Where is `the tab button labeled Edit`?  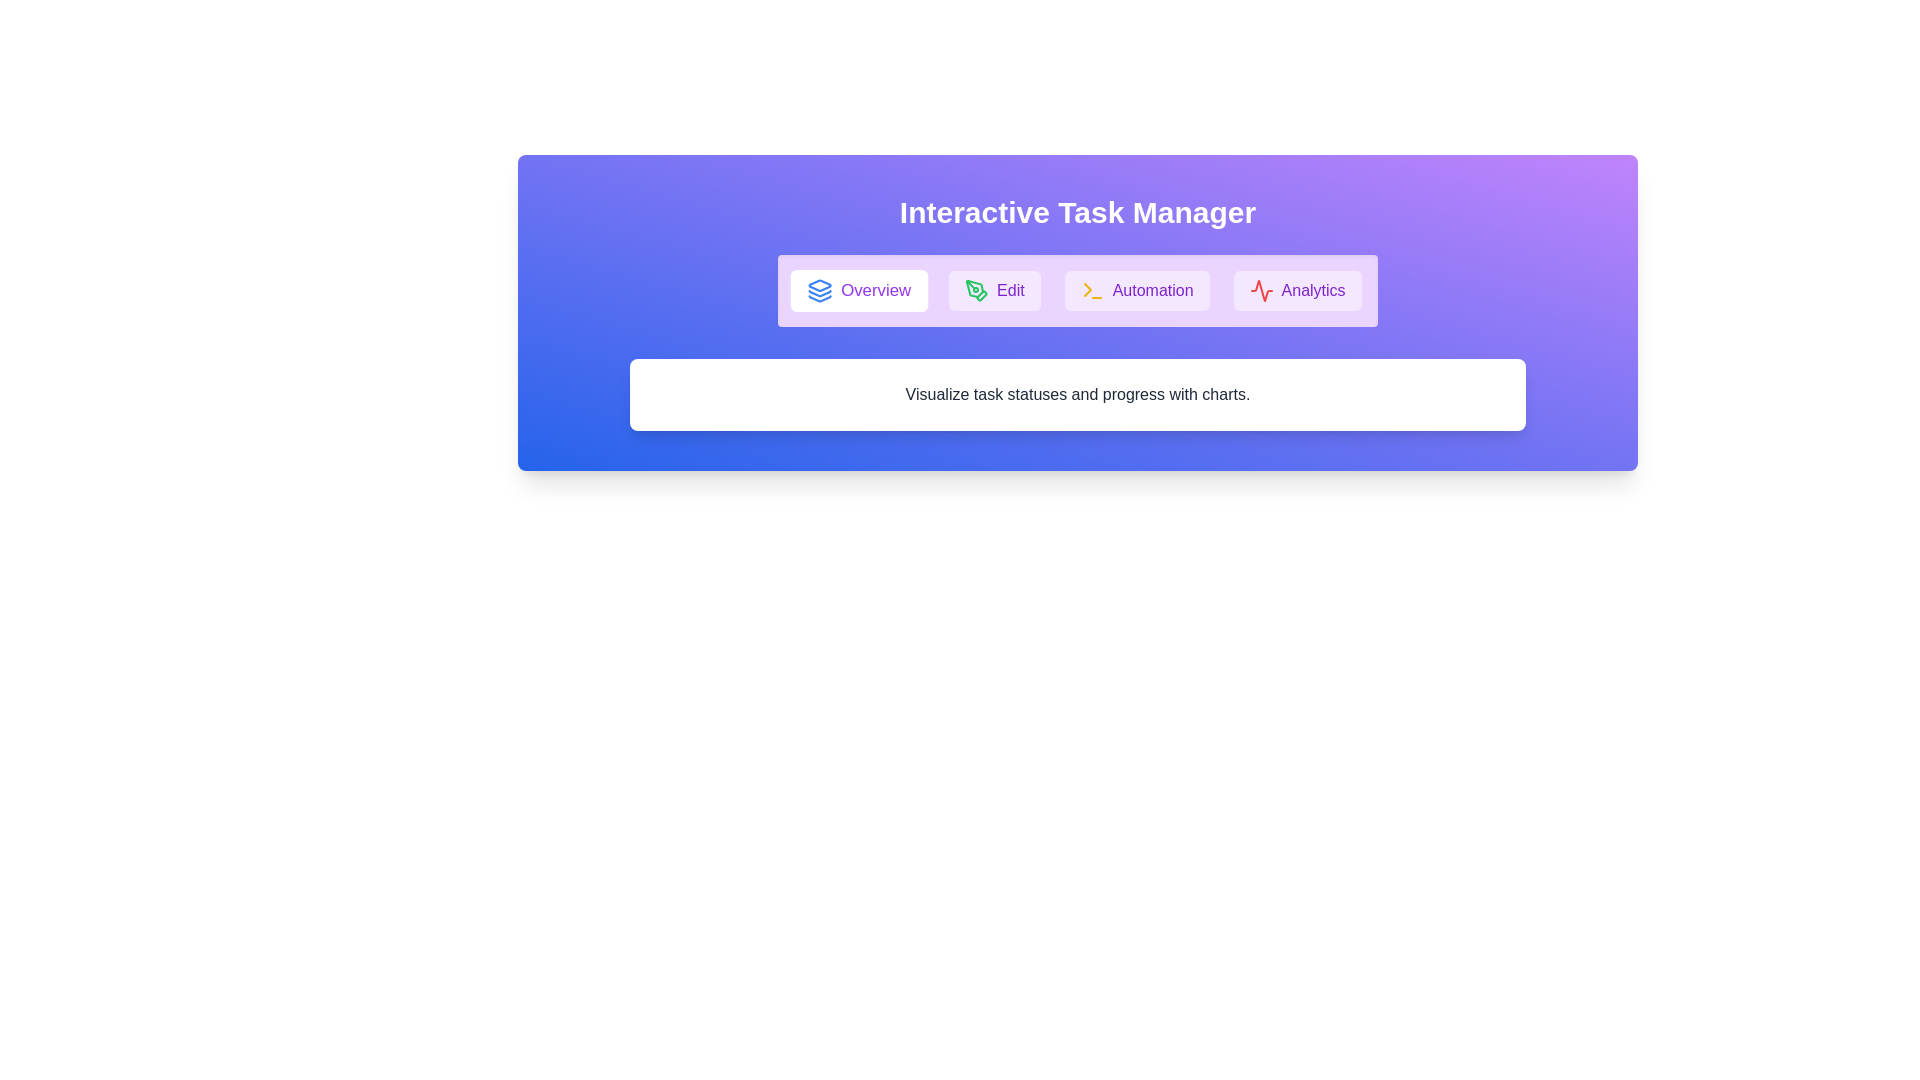 the tab button labeled Edit is located at coordinates (994, 290).